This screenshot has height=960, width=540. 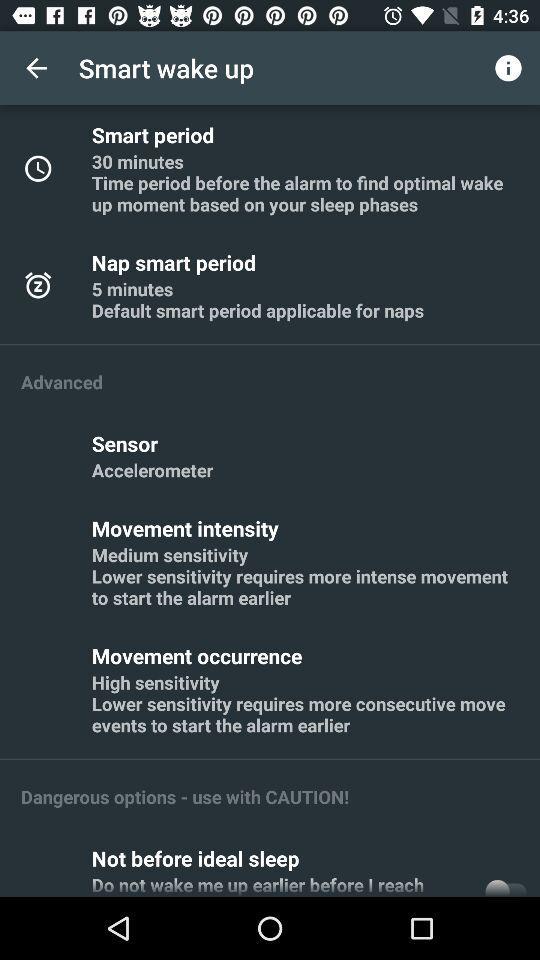 I want to click on icon to the left of smart wake up icon, so click(x=36, y=68).